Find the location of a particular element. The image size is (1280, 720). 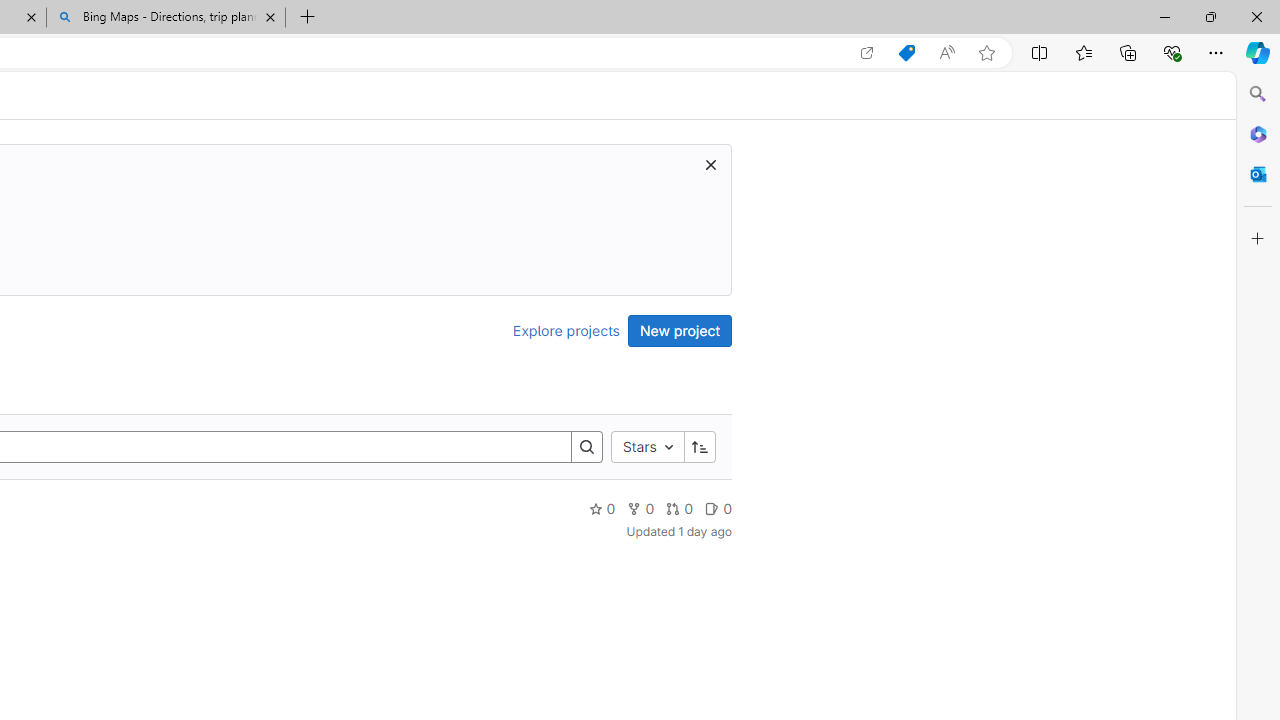

'Sort direction: Ascending' is located at coordinates (699, 445).